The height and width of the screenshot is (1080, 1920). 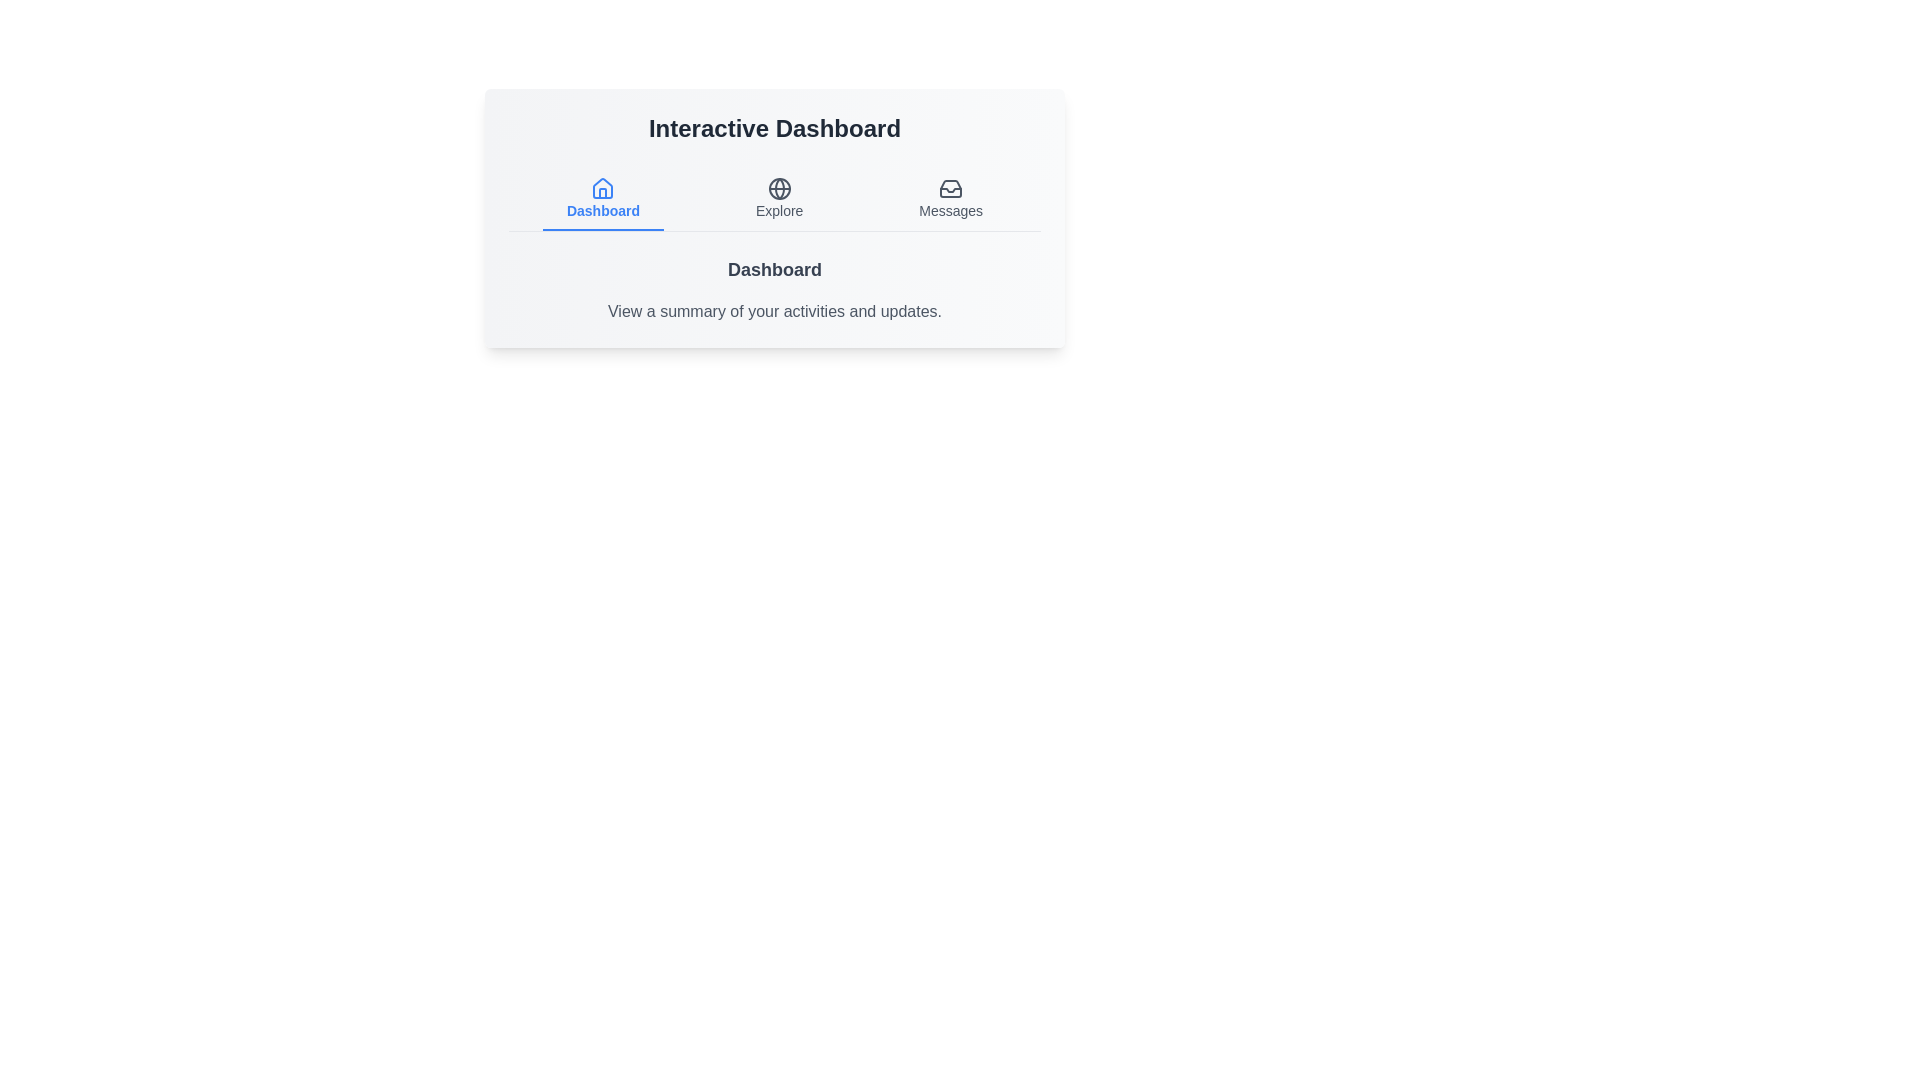 I want to click on the 'Explore' tab to switch to the Explore section, so click(x=778, y=200).